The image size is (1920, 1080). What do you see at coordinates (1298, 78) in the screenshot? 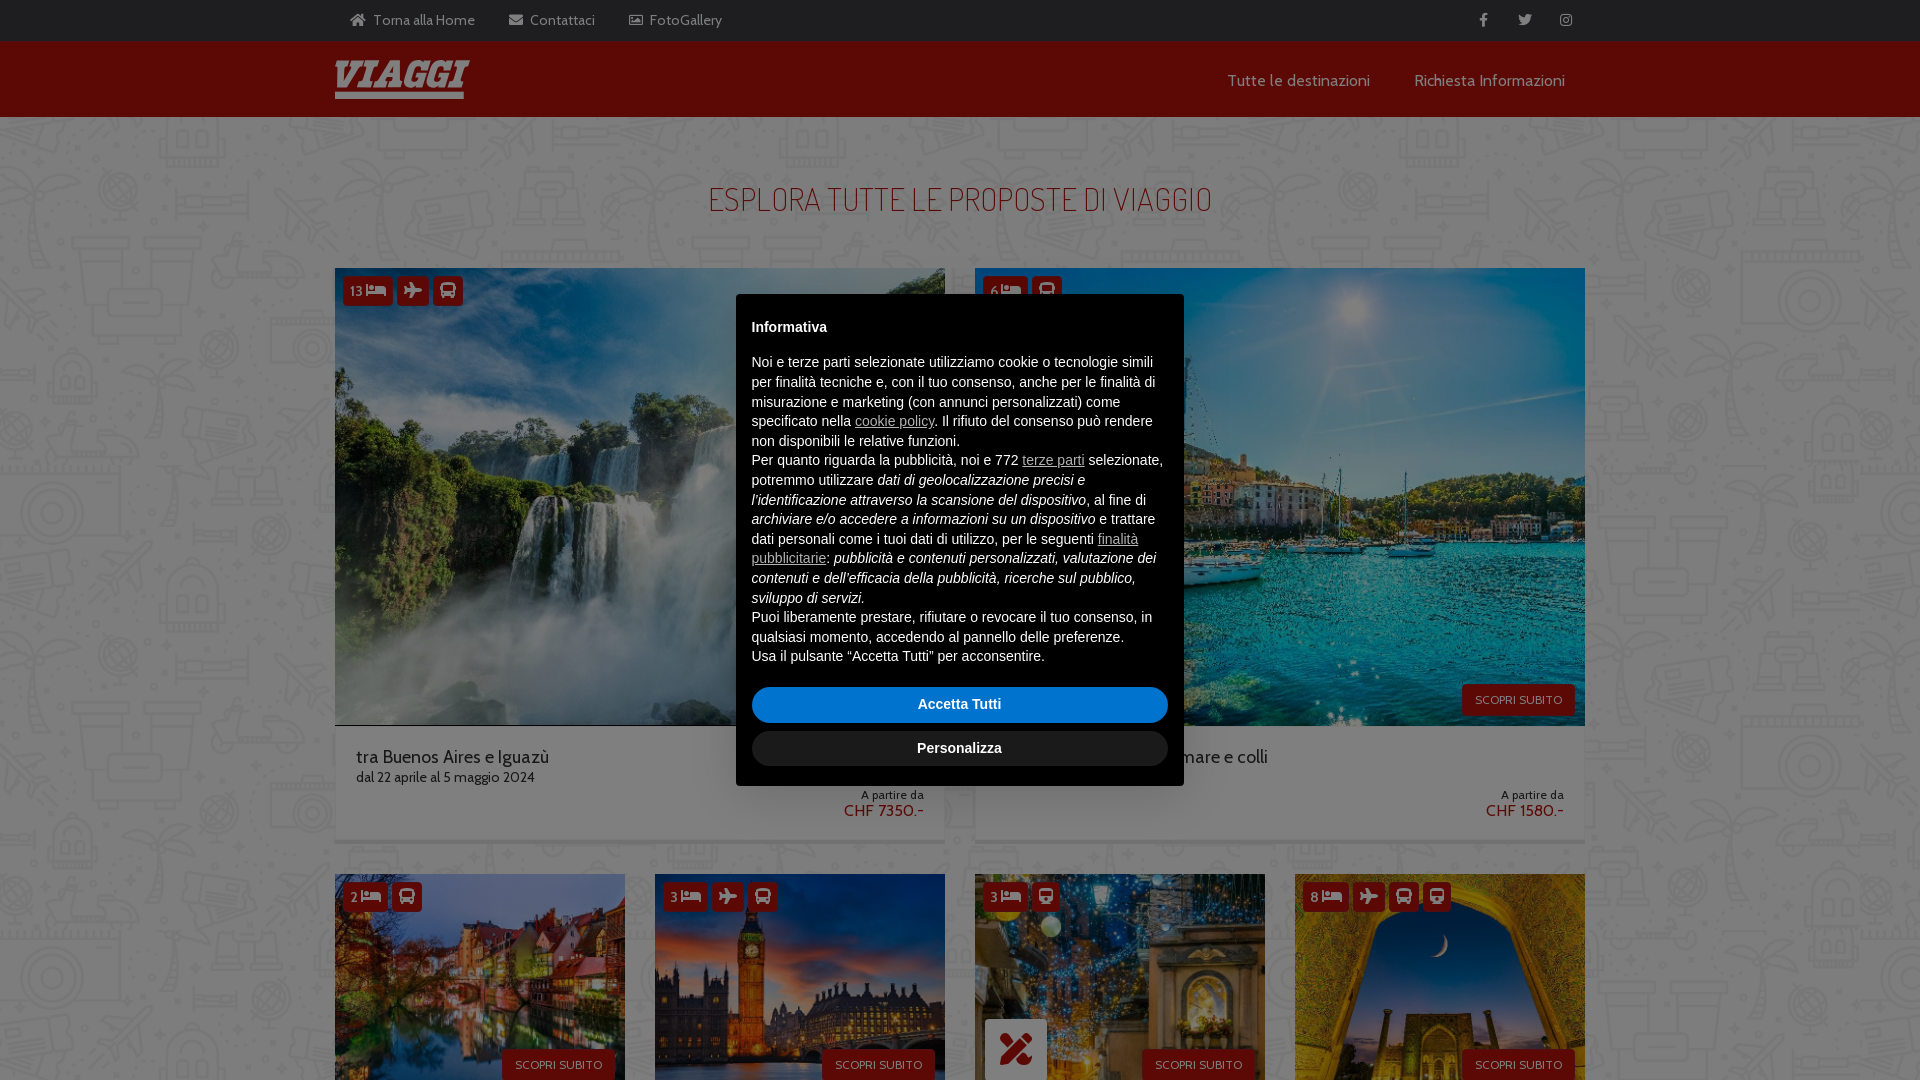
I see `'Tutte le destinazioni'` at bounding box center [1298, 78].